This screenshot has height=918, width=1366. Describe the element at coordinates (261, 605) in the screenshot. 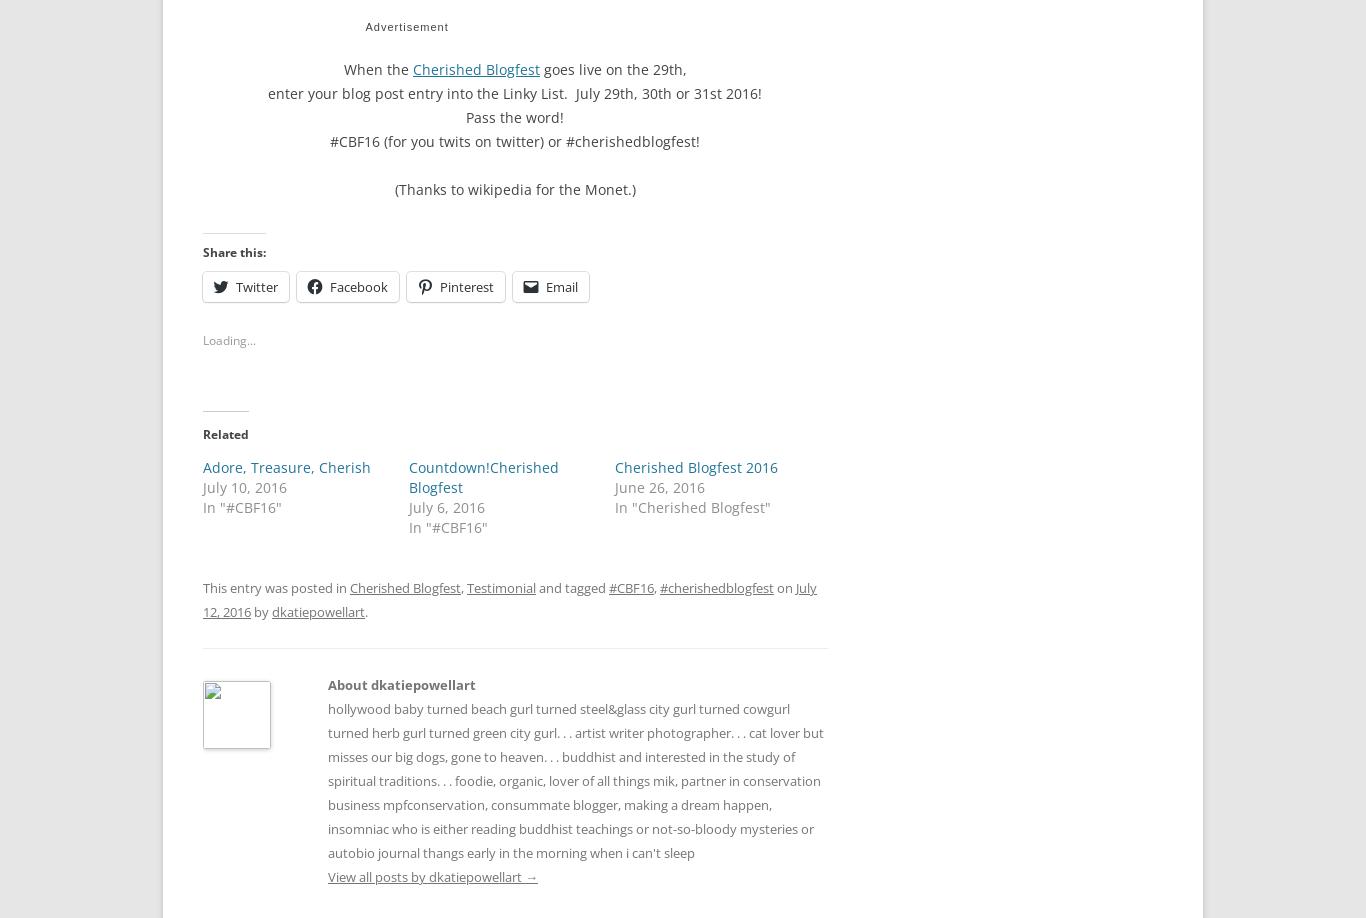

I see `'by'` at that location.